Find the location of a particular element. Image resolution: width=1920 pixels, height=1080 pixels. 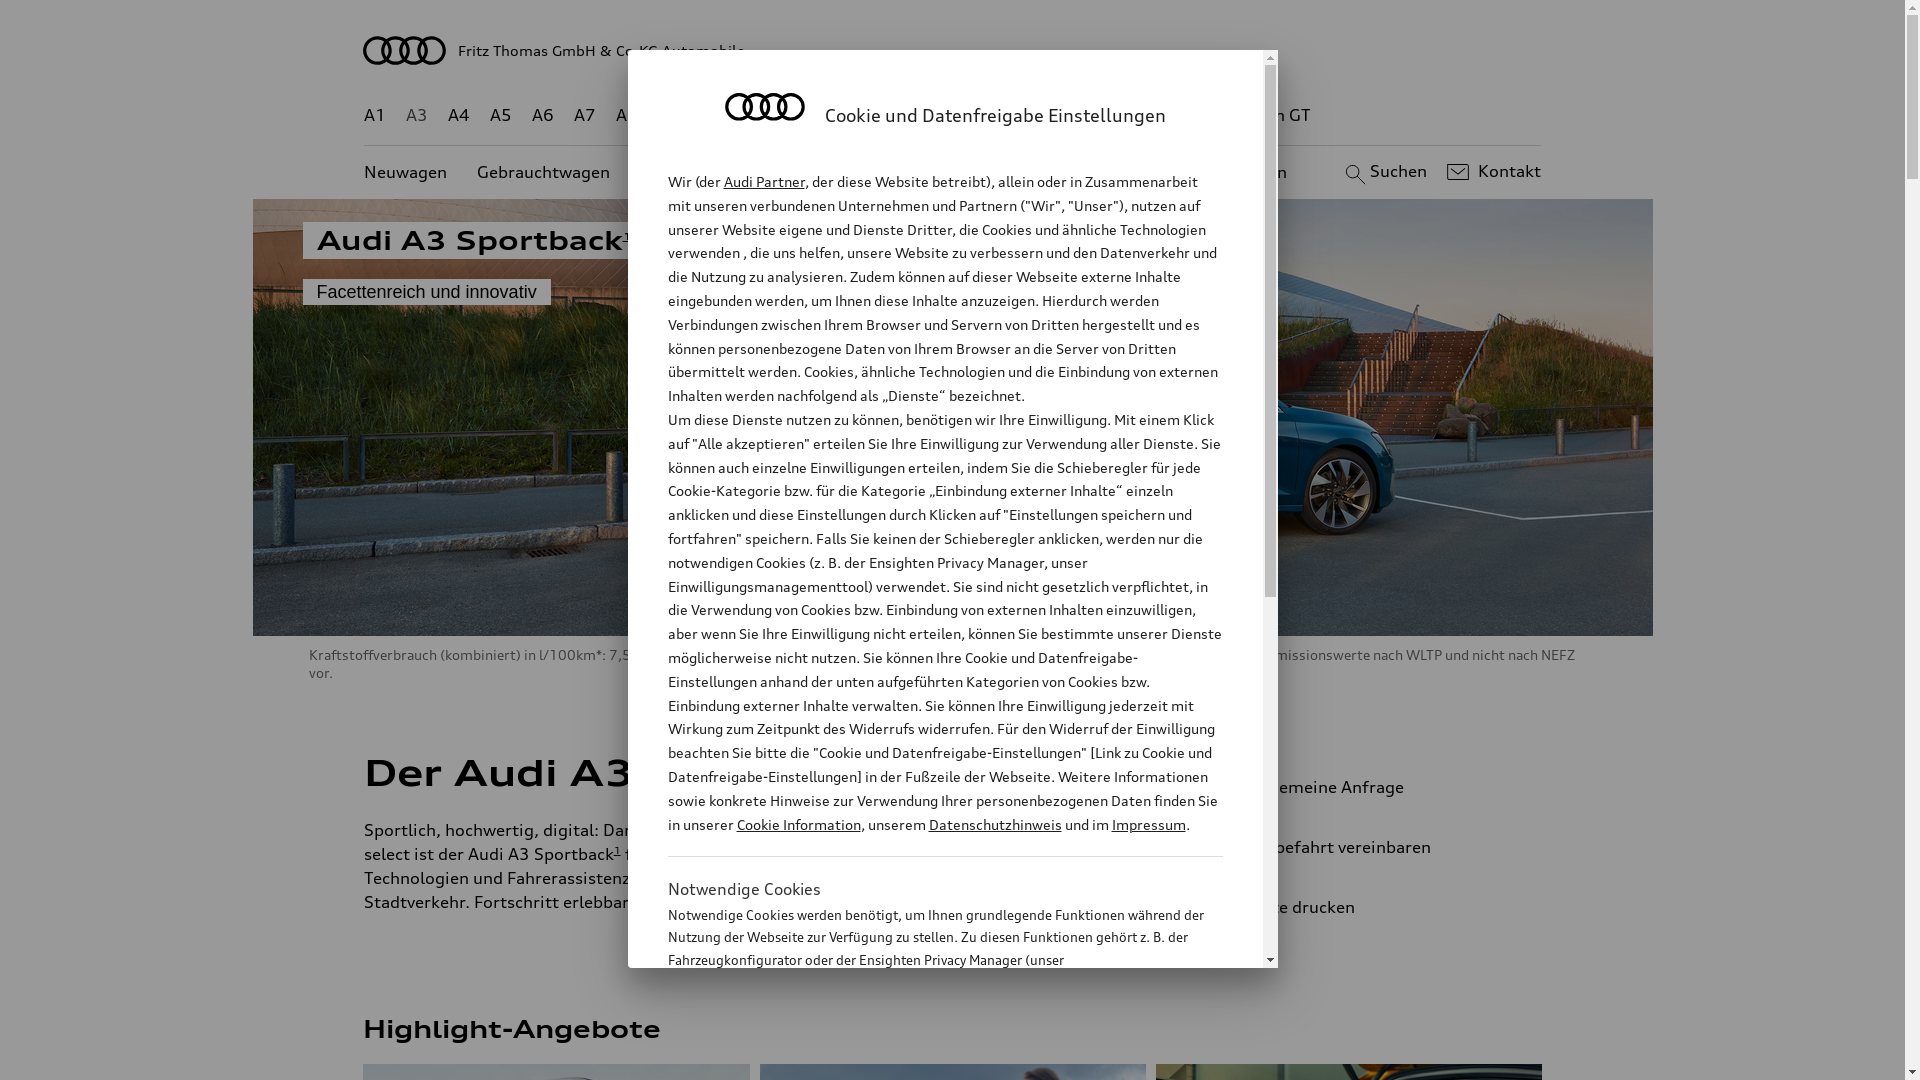

'A3' is located at coordinates (416, 115).